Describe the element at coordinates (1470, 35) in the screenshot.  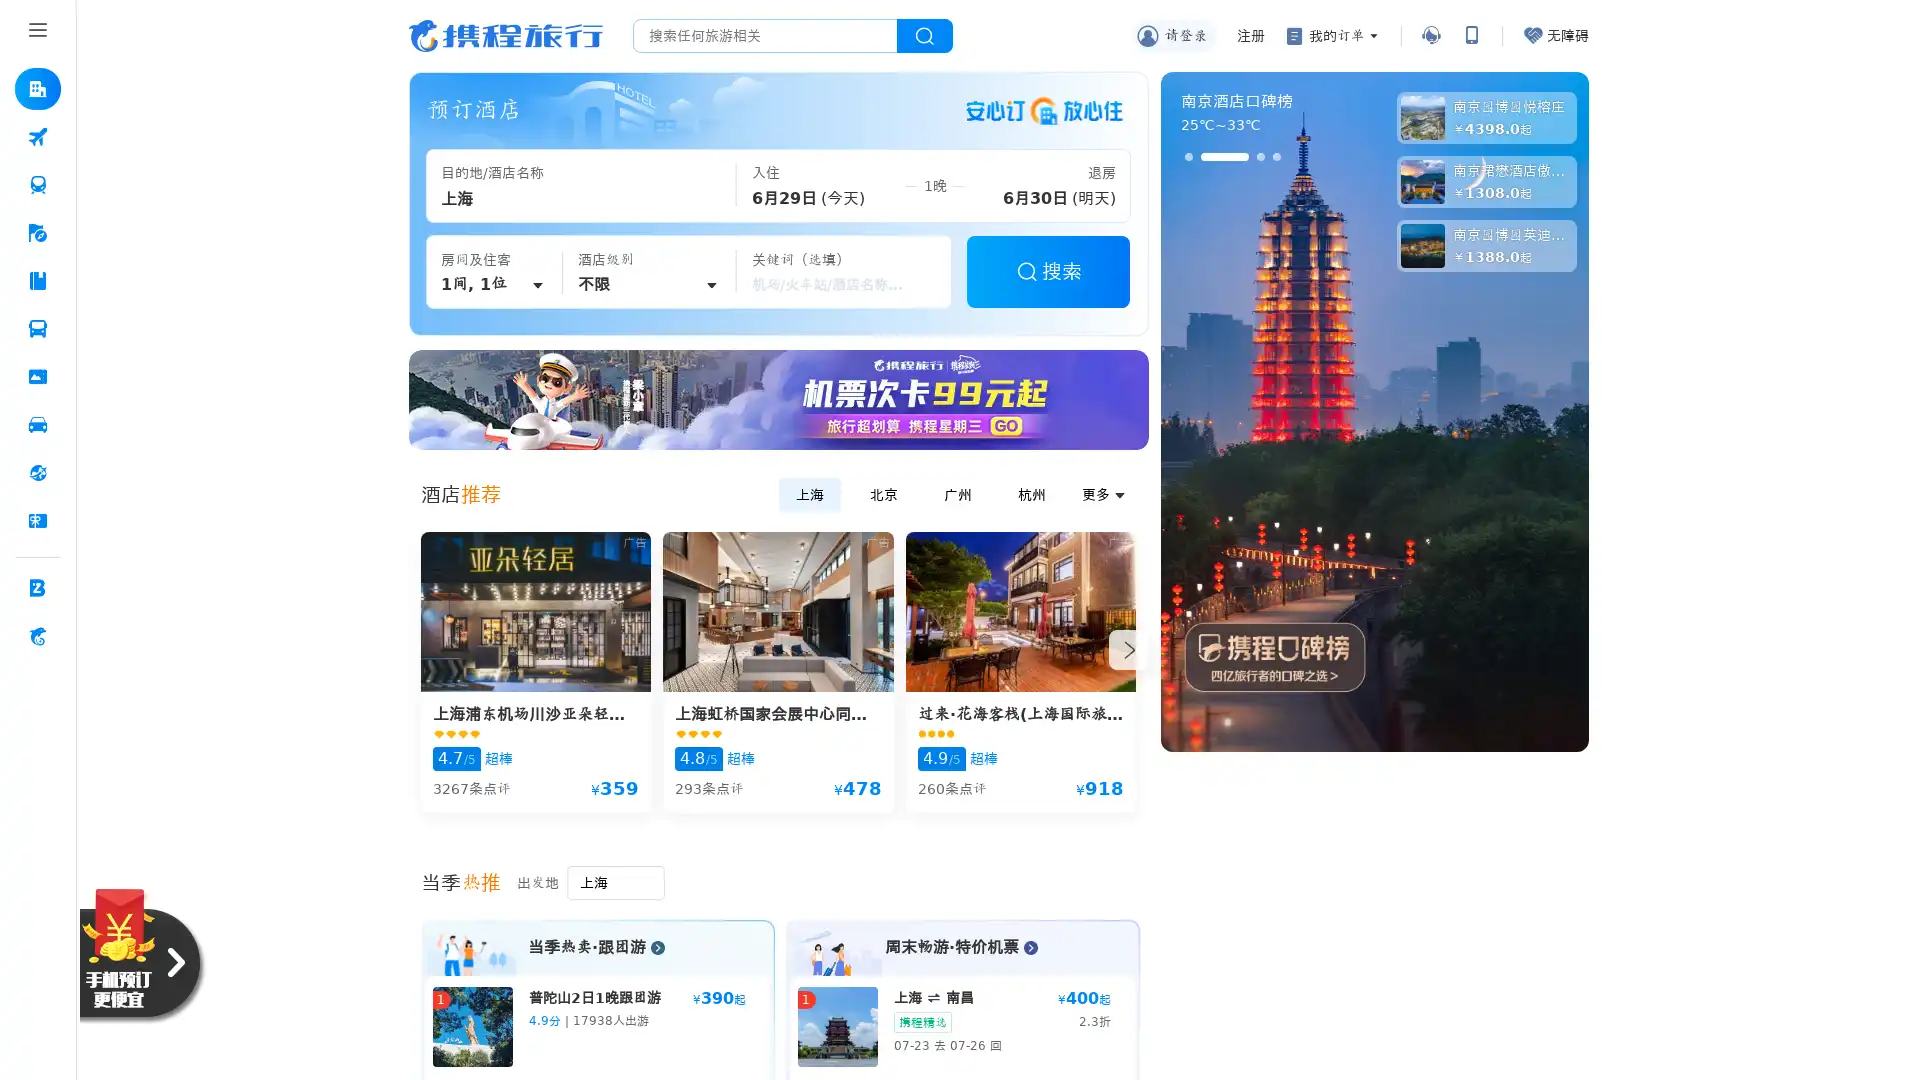
I see `App` at that location.